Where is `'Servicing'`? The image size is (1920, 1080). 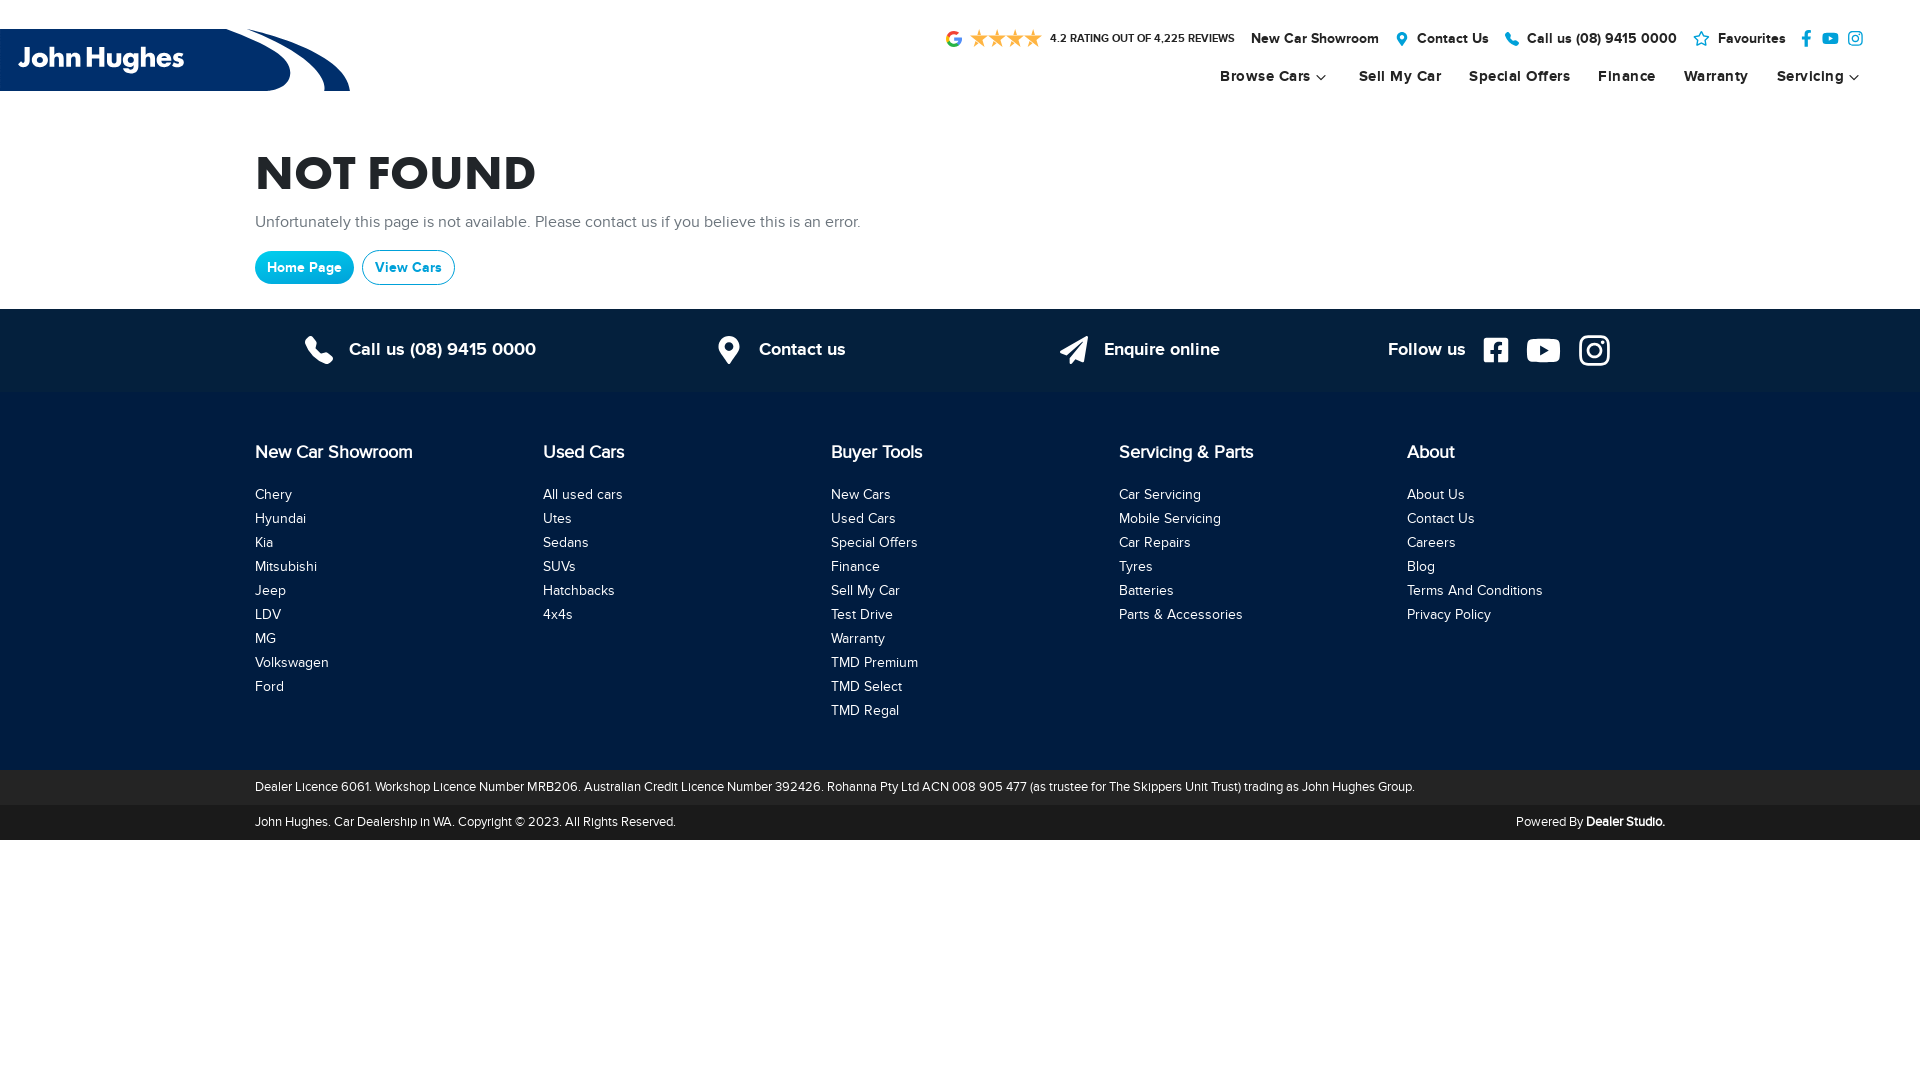 'Servicing' is located at coordinates (1814, 76).